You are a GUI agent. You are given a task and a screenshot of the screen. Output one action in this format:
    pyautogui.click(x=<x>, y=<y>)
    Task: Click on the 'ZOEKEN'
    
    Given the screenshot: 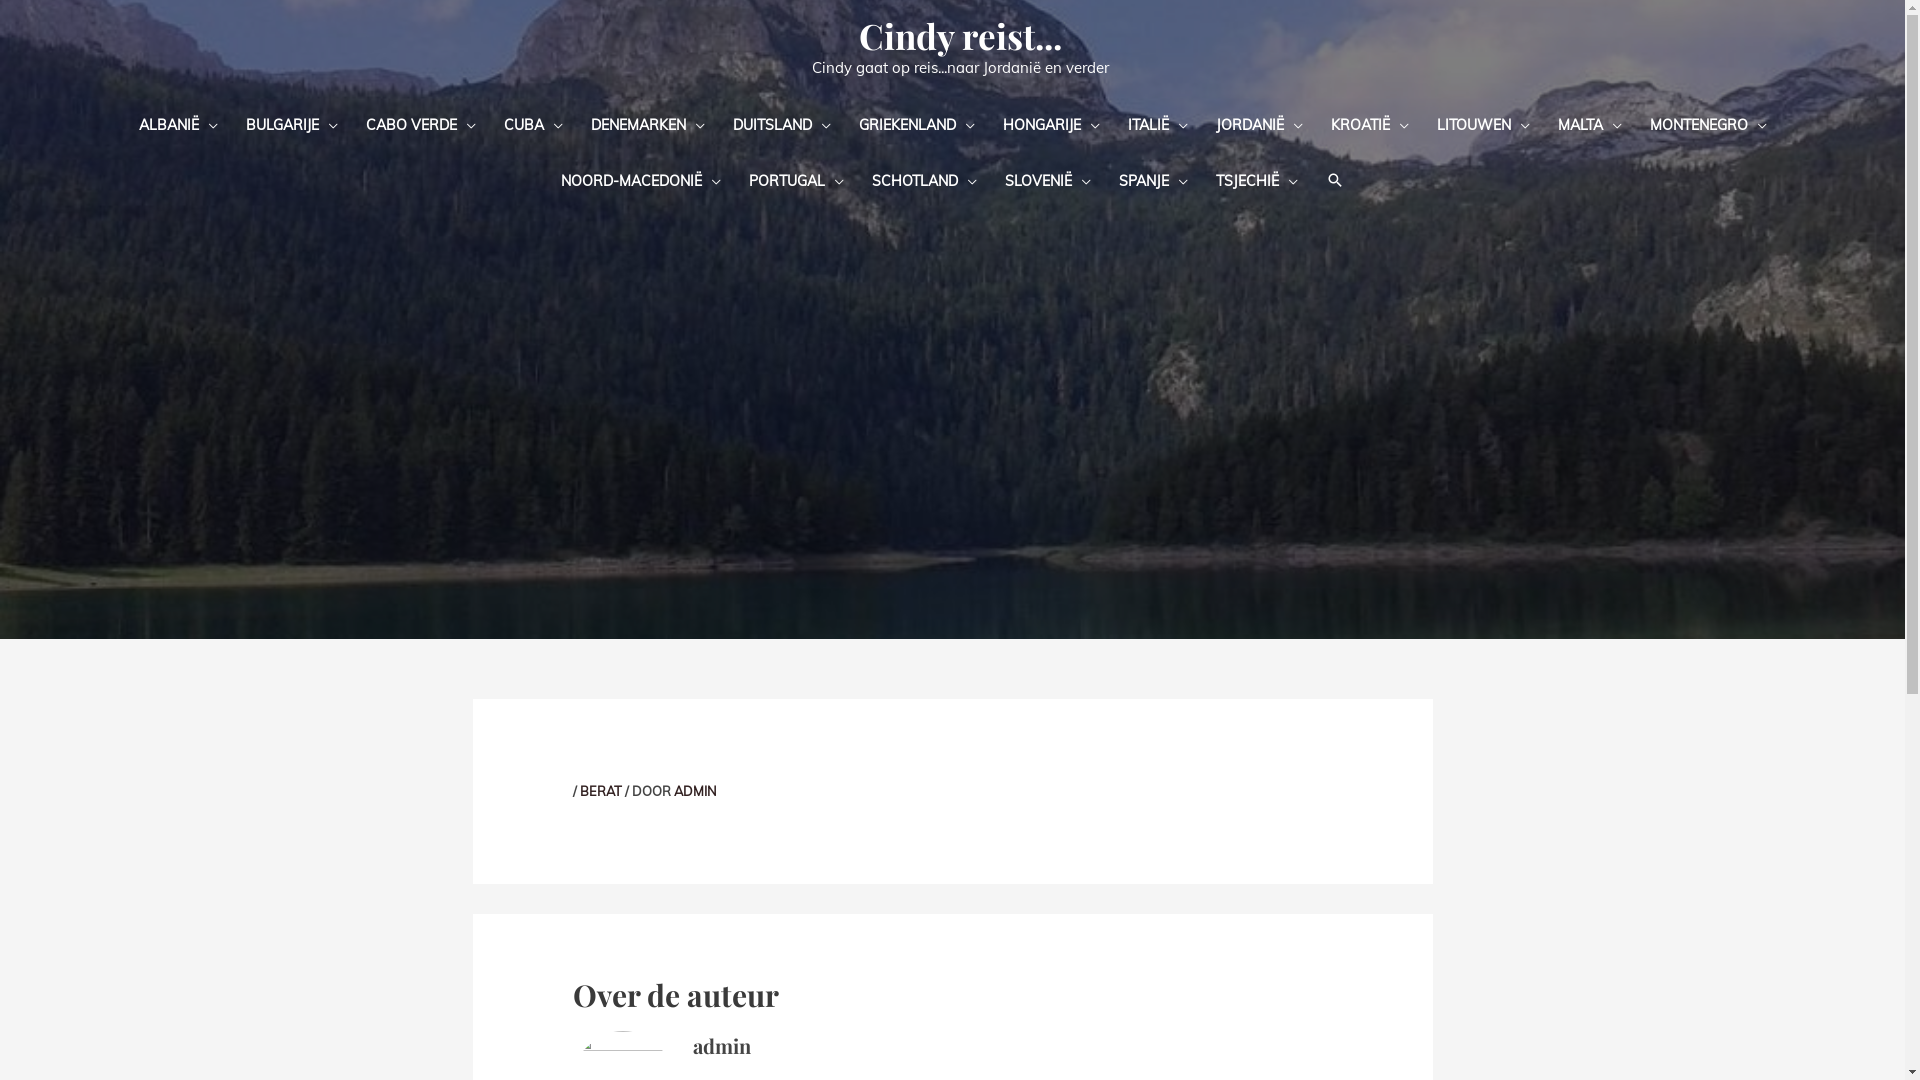 What is the action you would take?
    pyautogui.click(x=1334, y=180)
    